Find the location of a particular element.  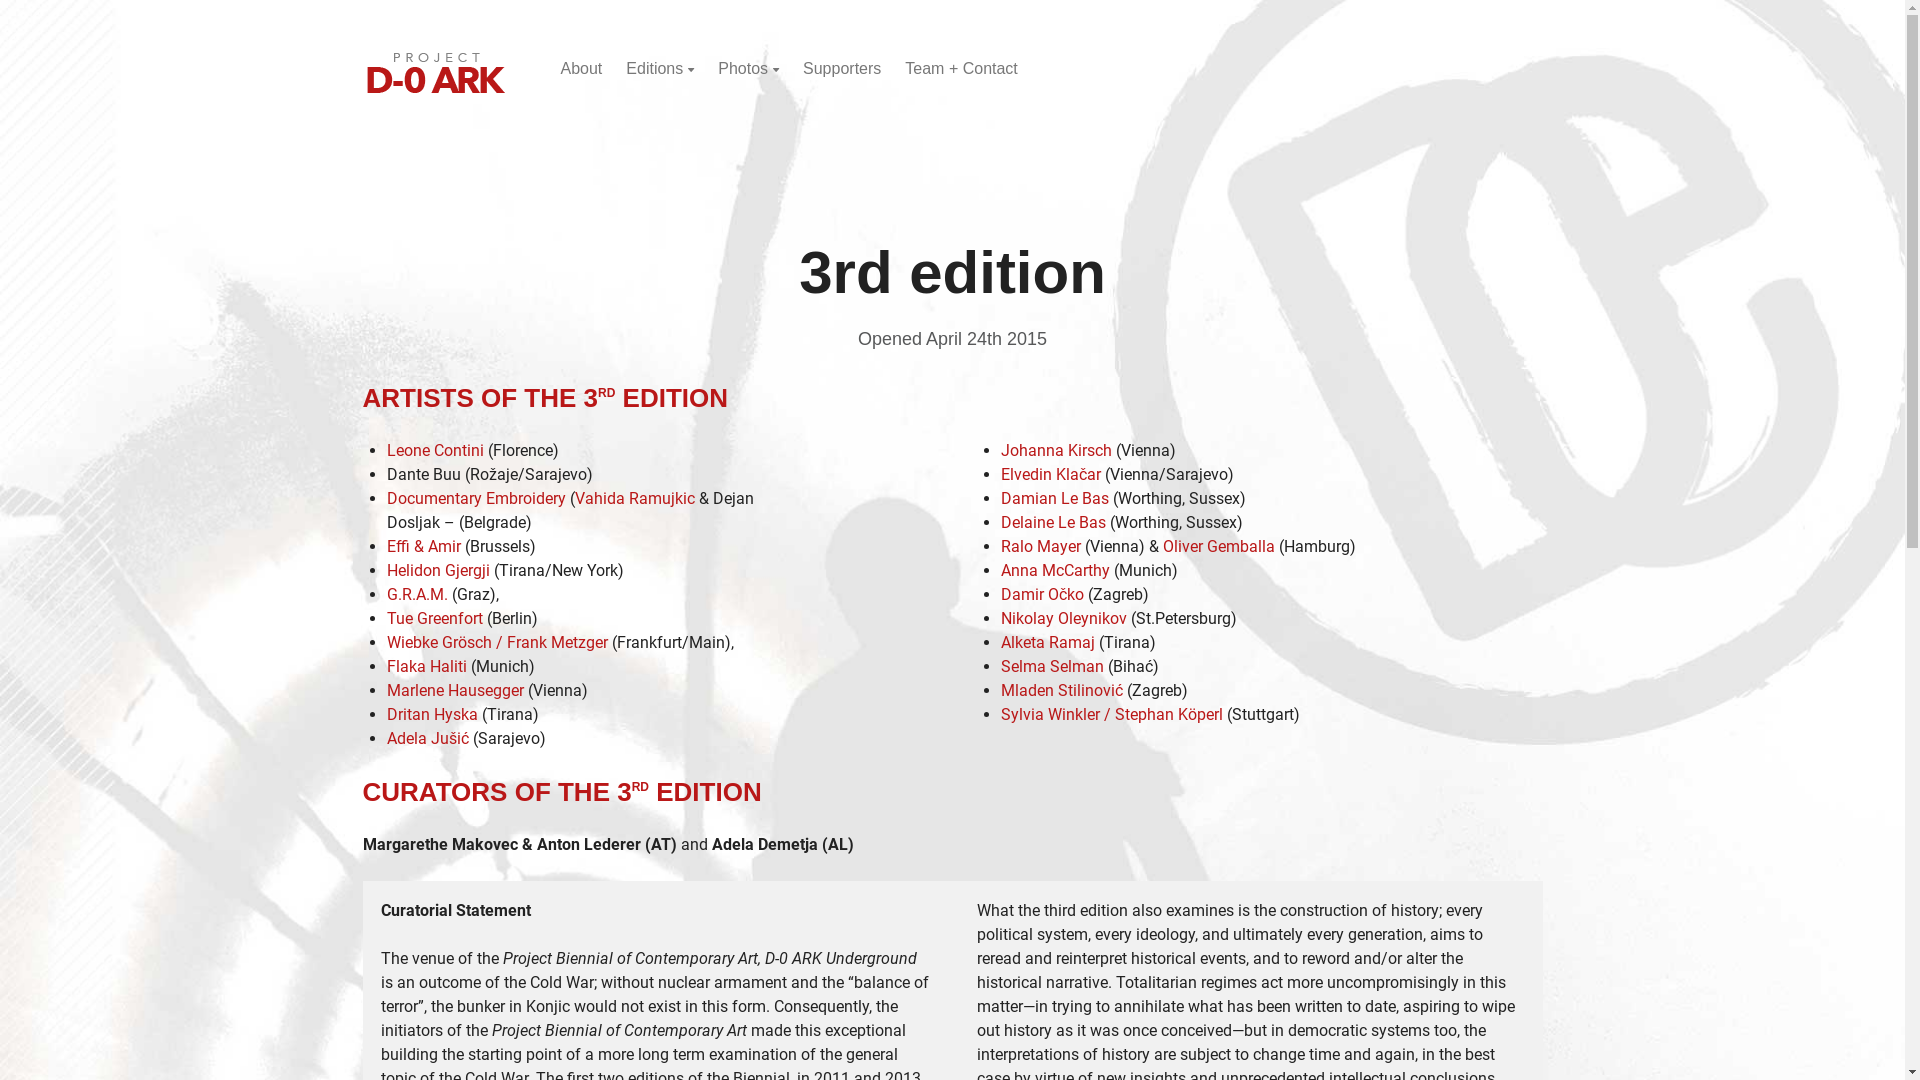

'Supporters' is located at coordinates (802, 67).